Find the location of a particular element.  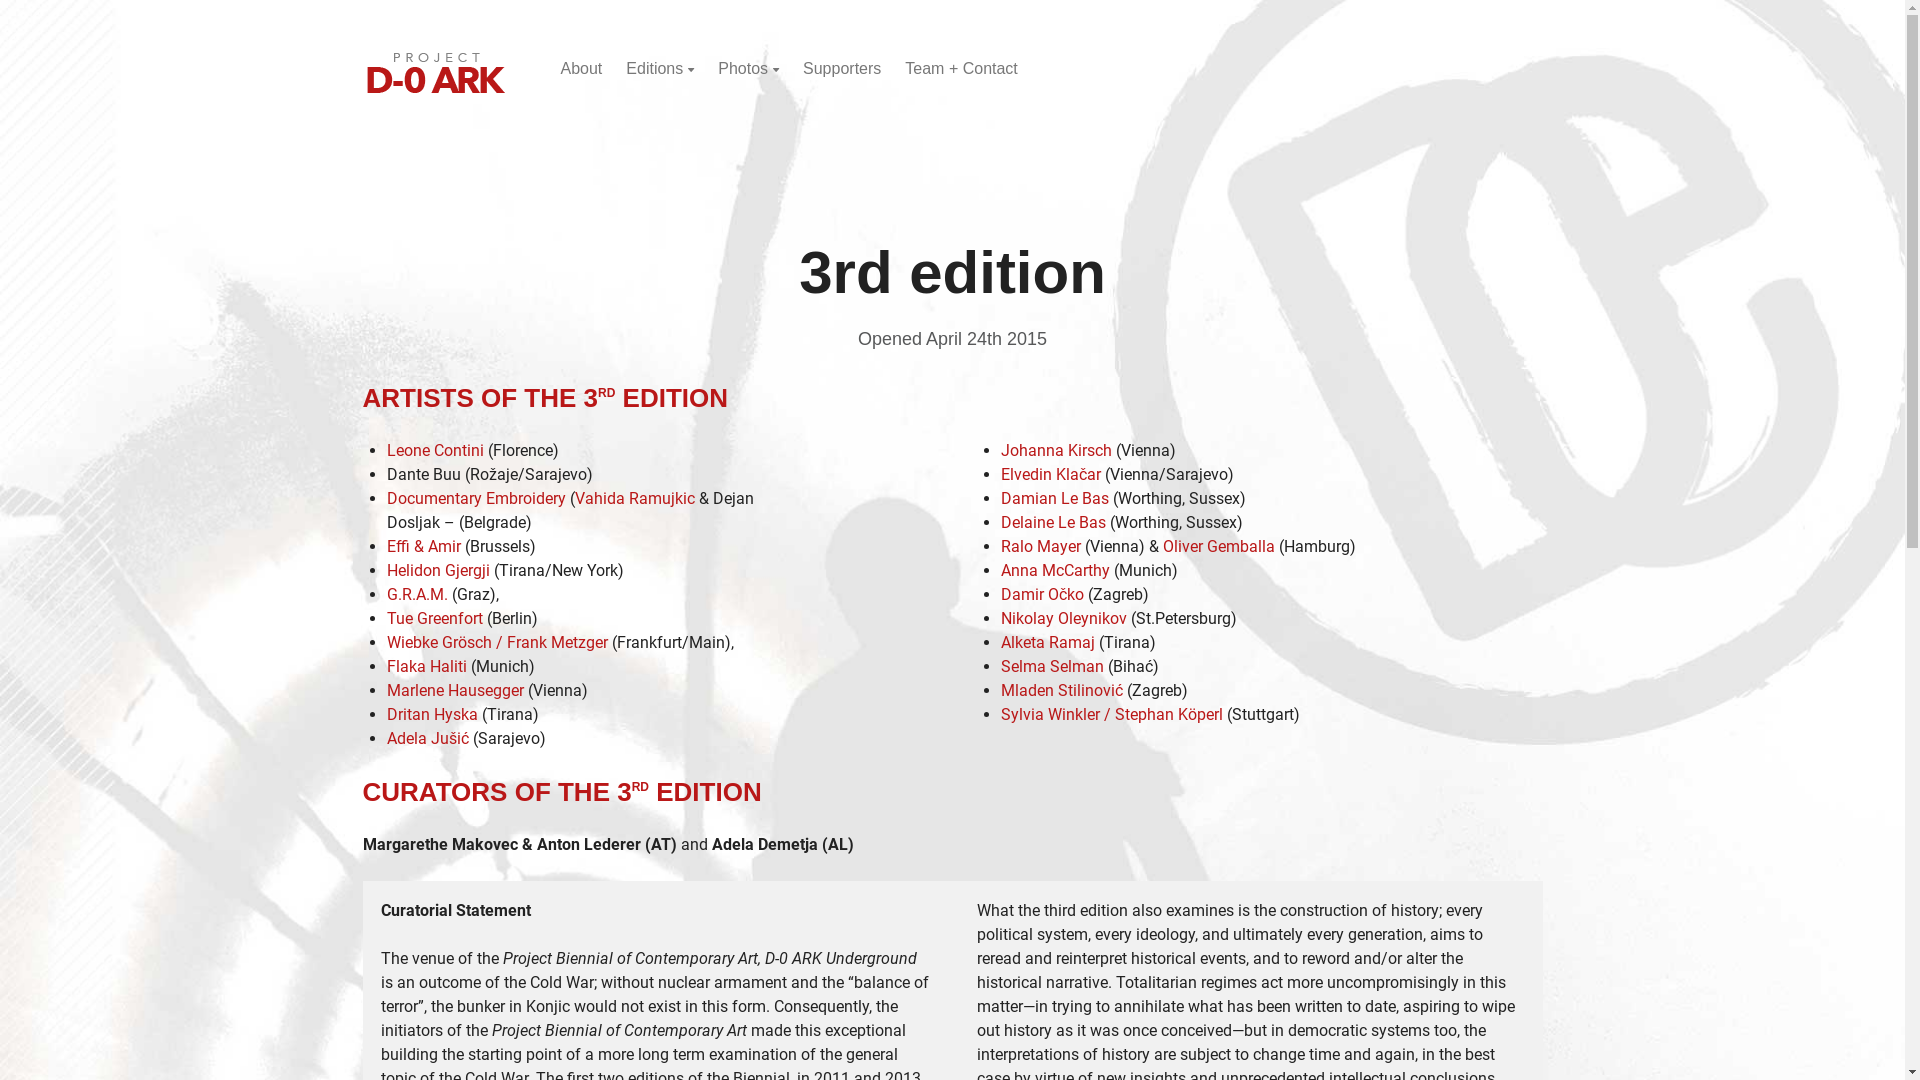

'Supporters' is located at coordinates (802, 67).